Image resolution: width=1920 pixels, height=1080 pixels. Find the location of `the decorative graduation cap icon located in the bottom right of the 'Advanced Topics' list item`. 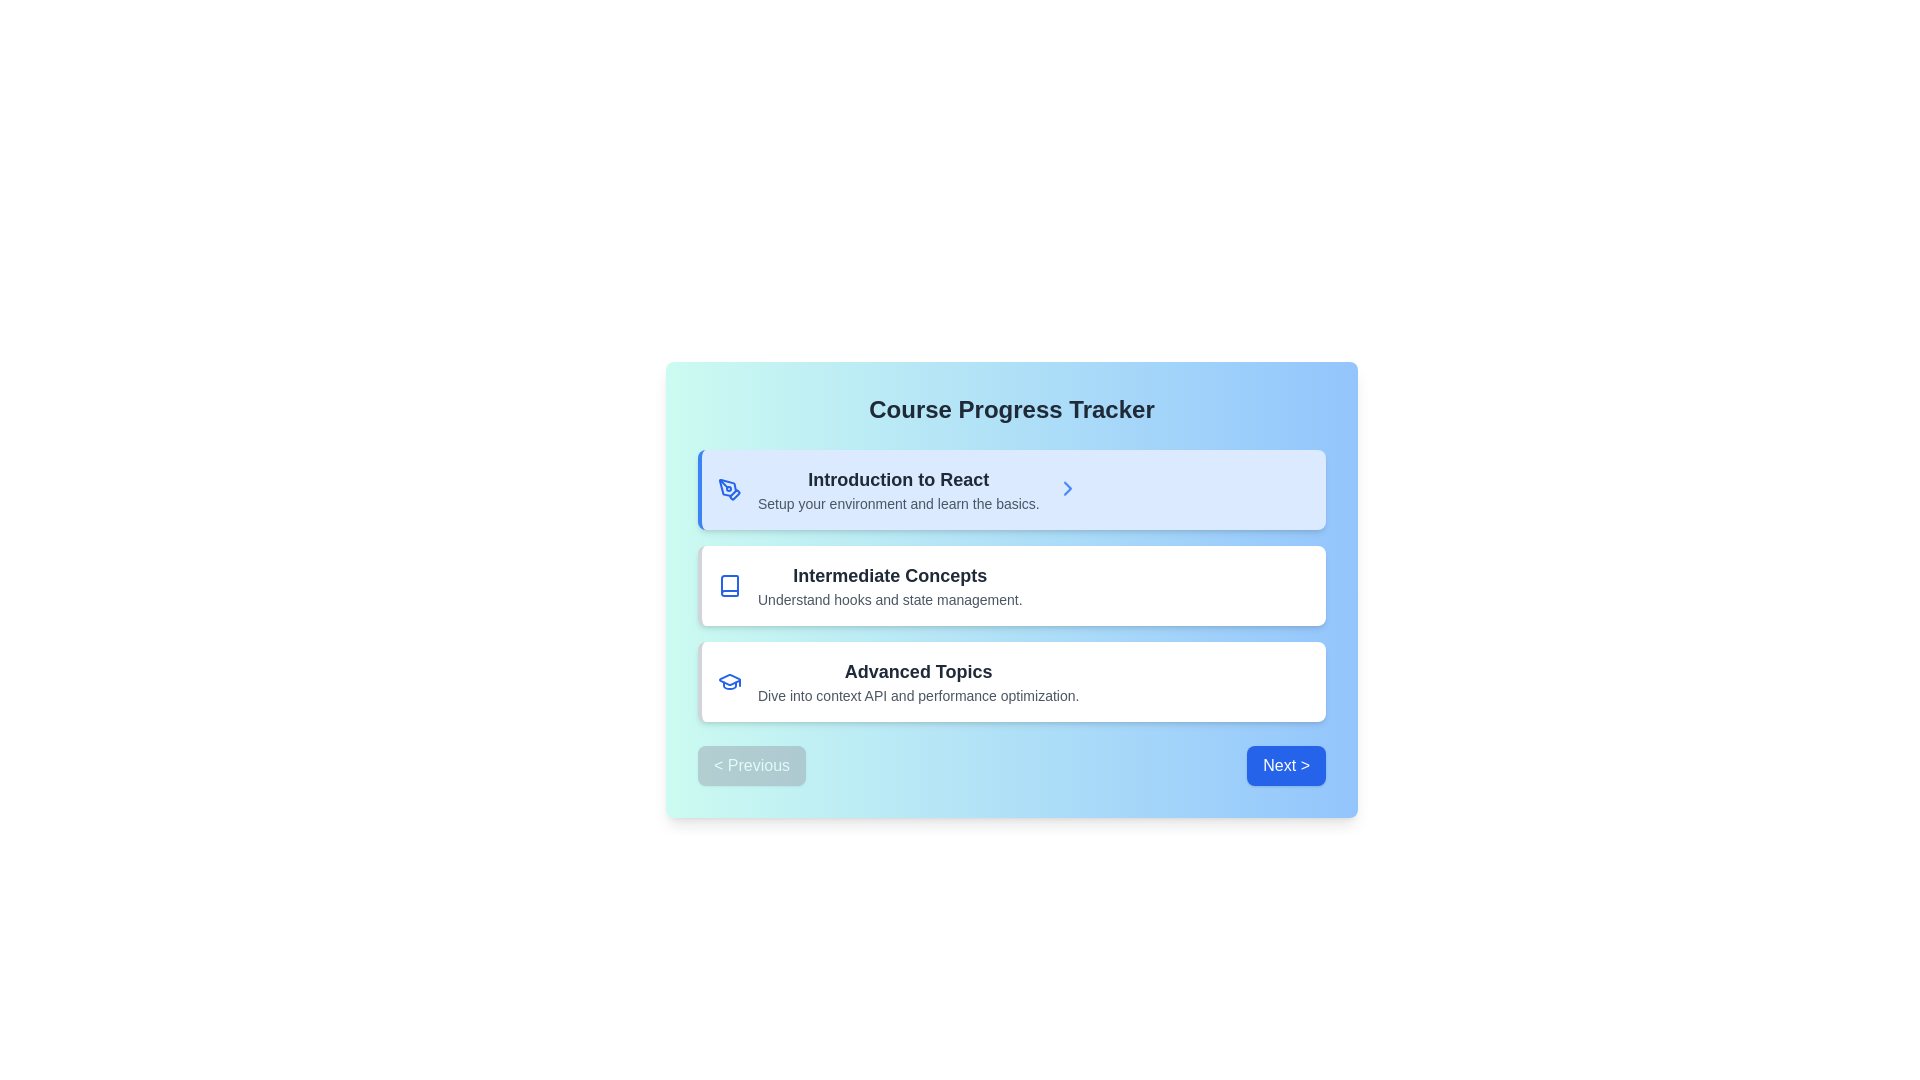

the decorative graduation cap icon located in the bottom right of the 'Advanced Topics' list item is located at coordinates (728, 678).